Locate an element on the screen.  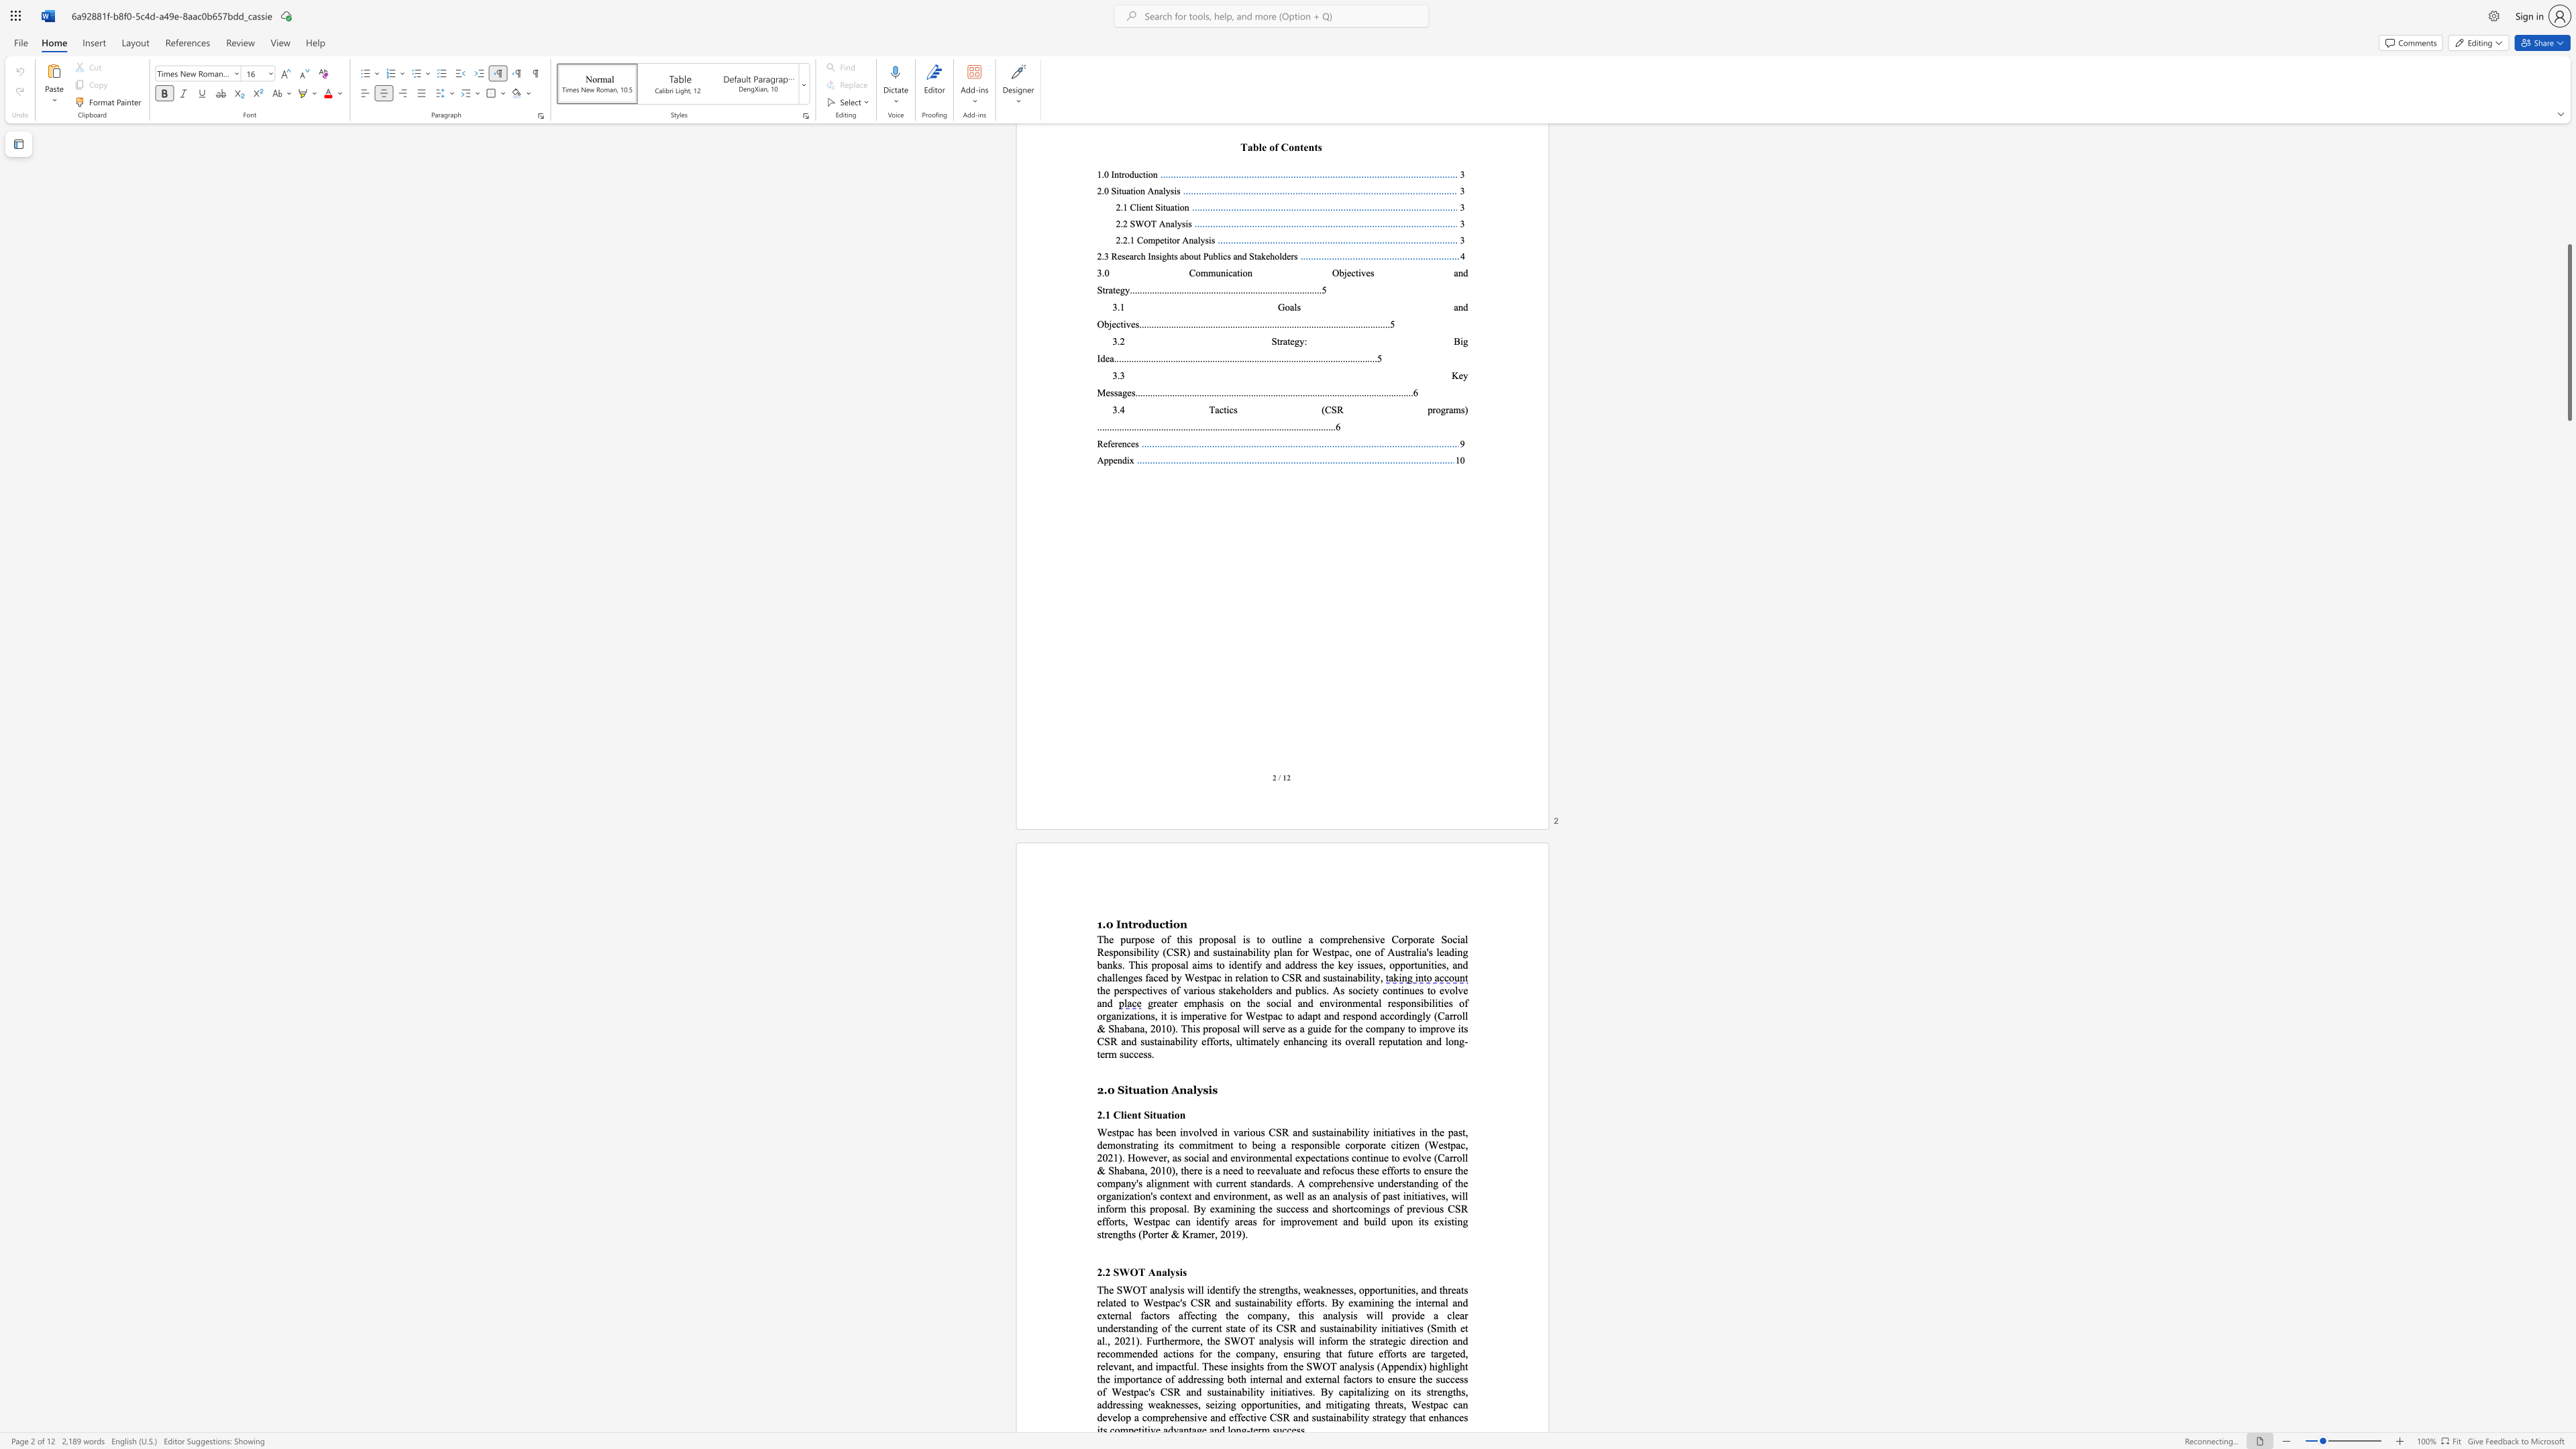
the 2th character "i" in the text is located at coordinates (1196, 1288).